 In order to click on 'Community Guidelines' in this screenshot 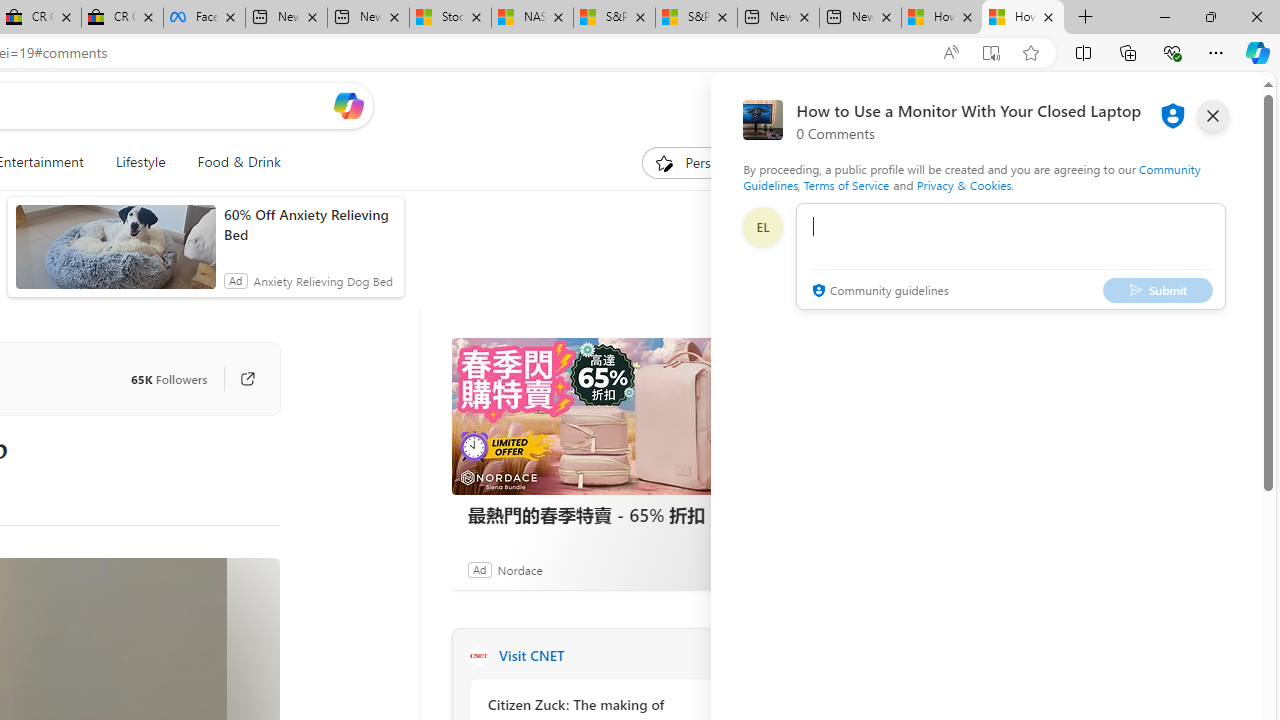, I will do `click(971, 176)`.